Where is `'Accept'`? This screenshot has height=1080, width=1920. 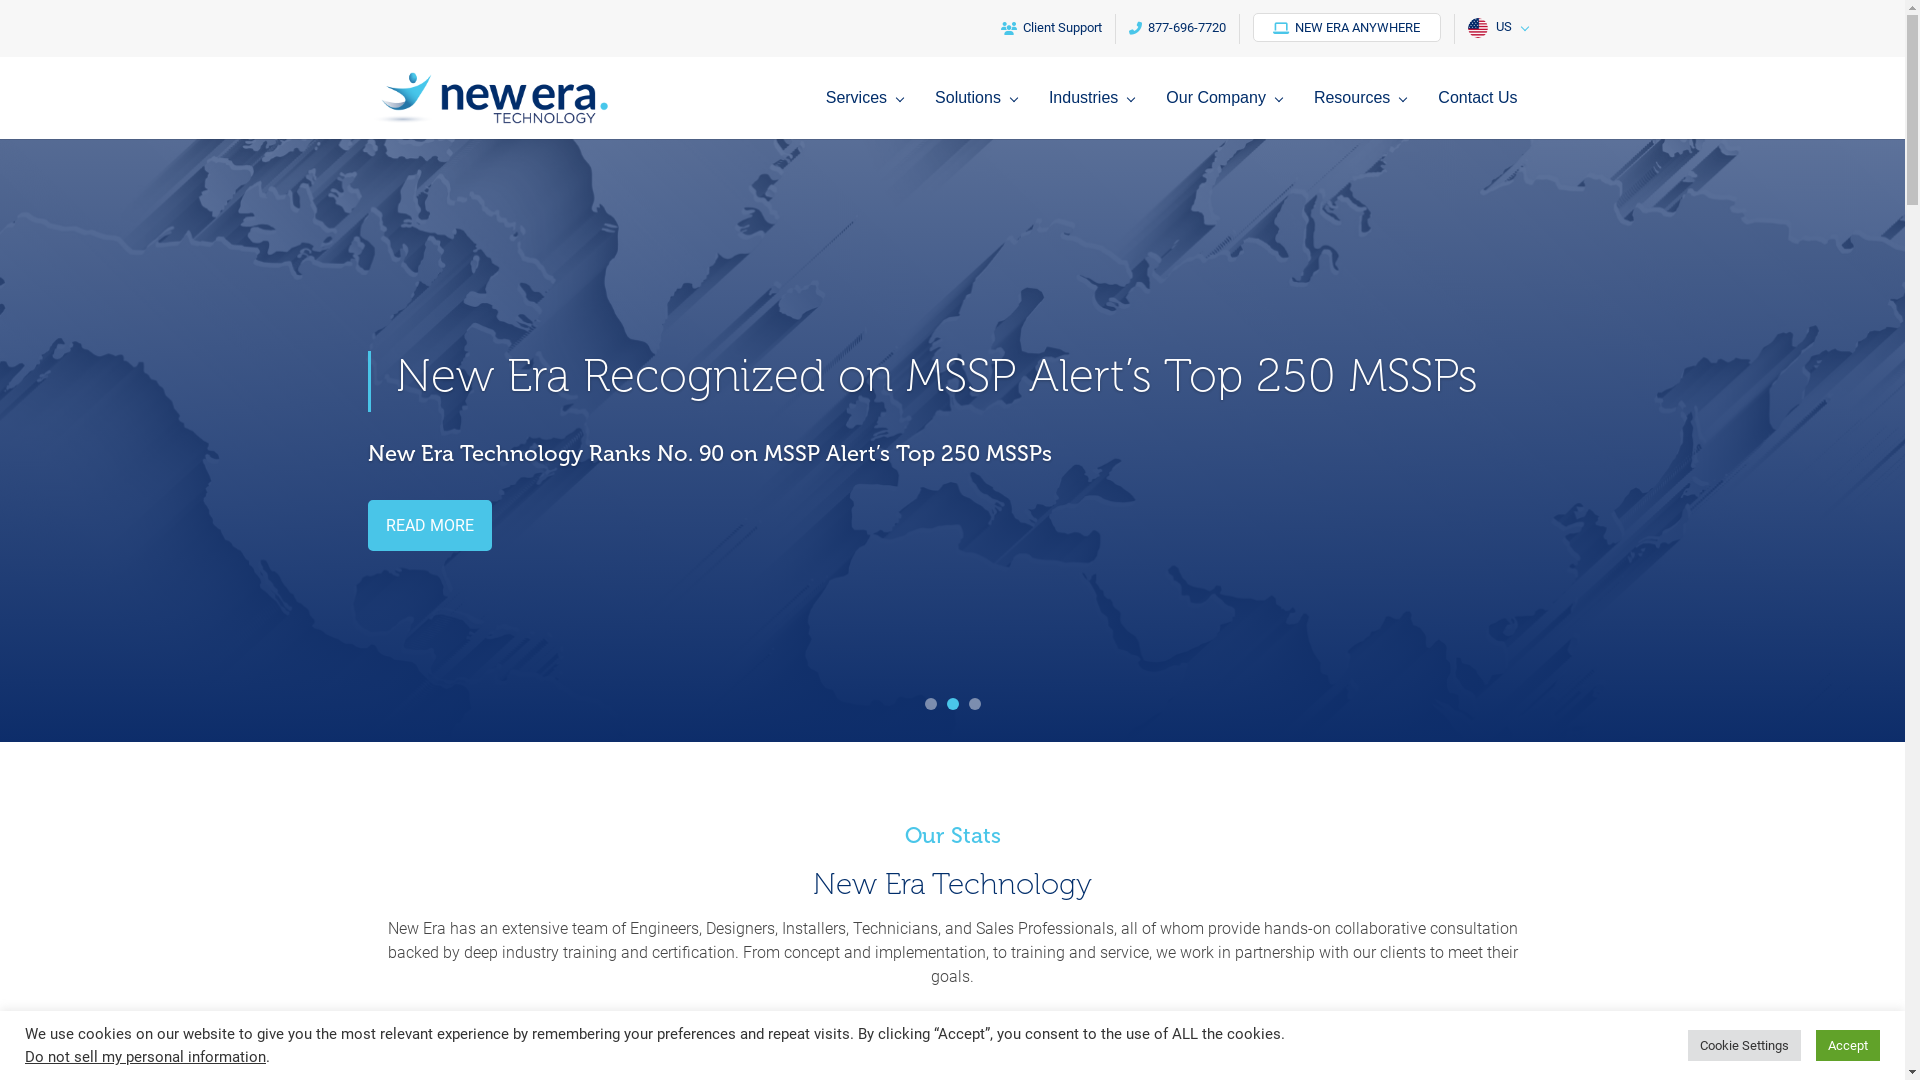
'Accept' is located at coordinates (1847, 1044).